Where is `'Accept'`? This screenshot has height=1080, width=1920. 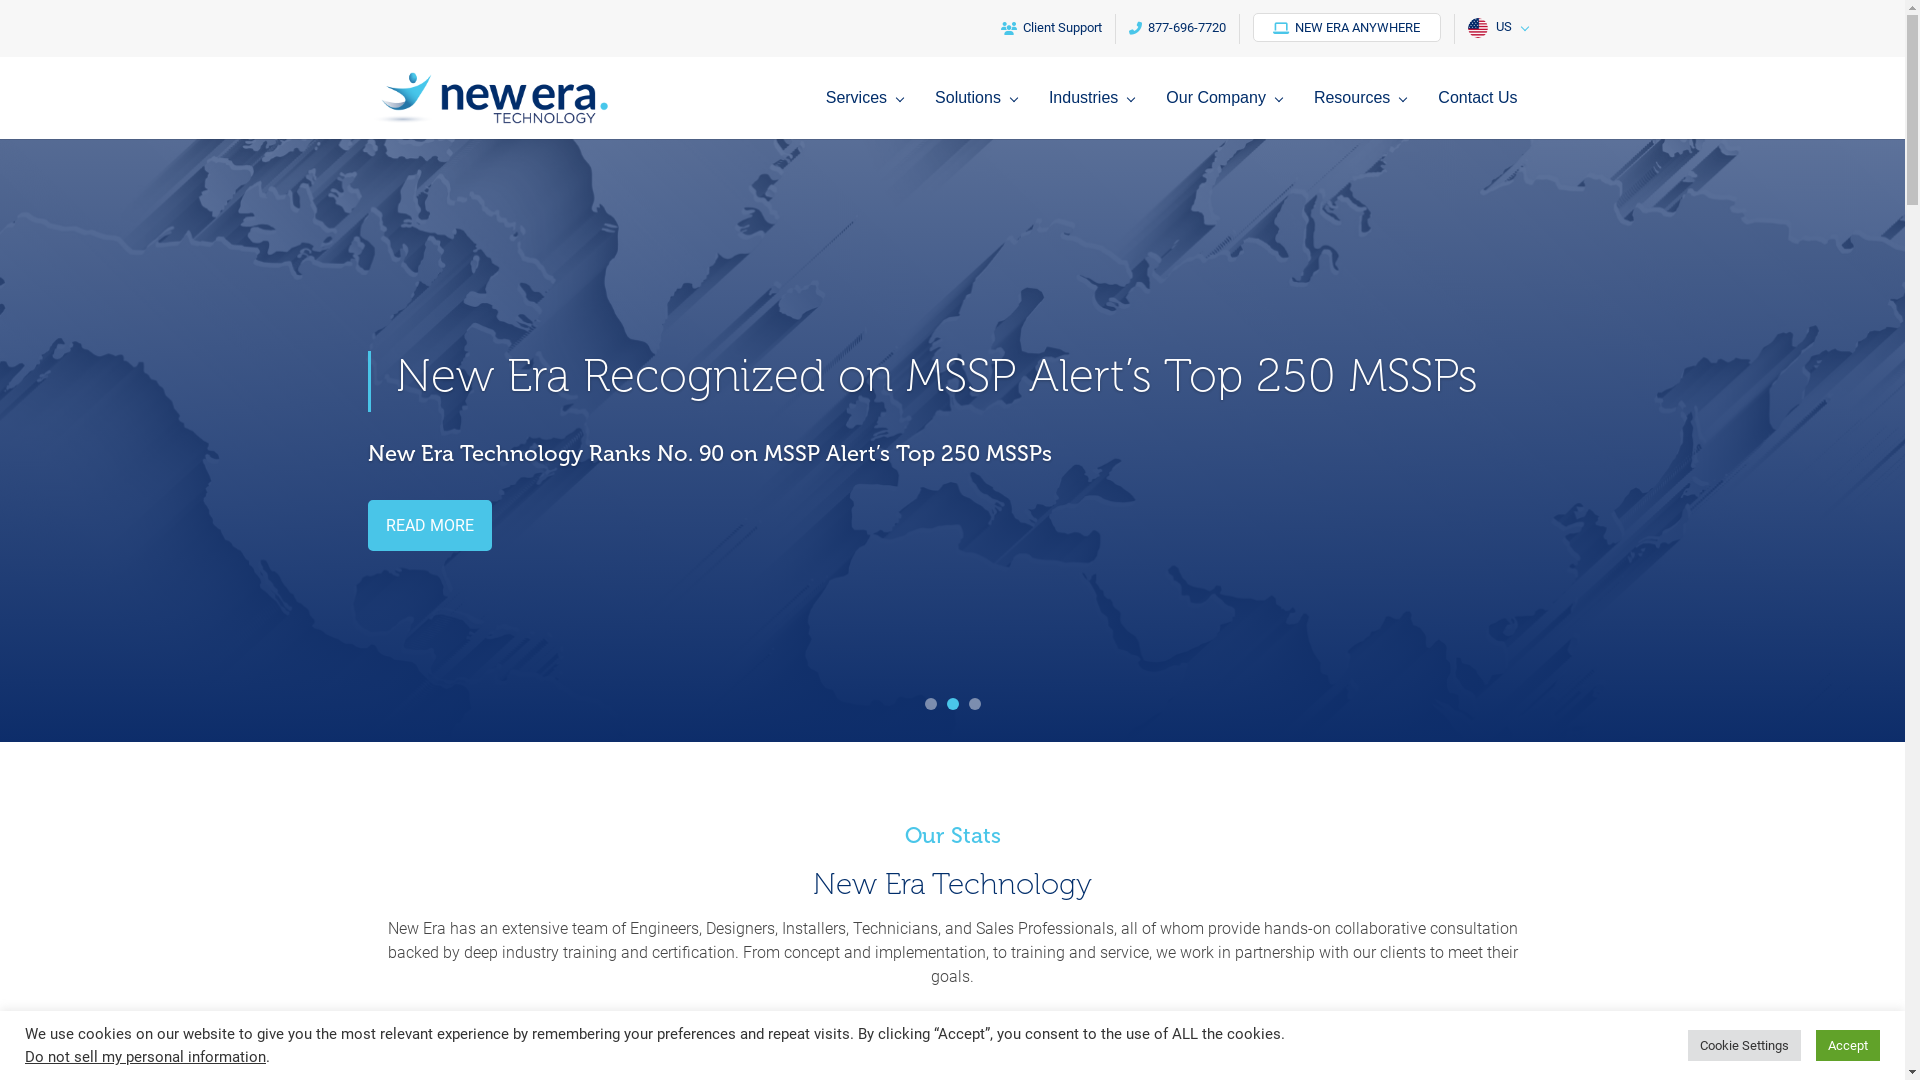
'Accept' is located at coordinates (1847, 1044).